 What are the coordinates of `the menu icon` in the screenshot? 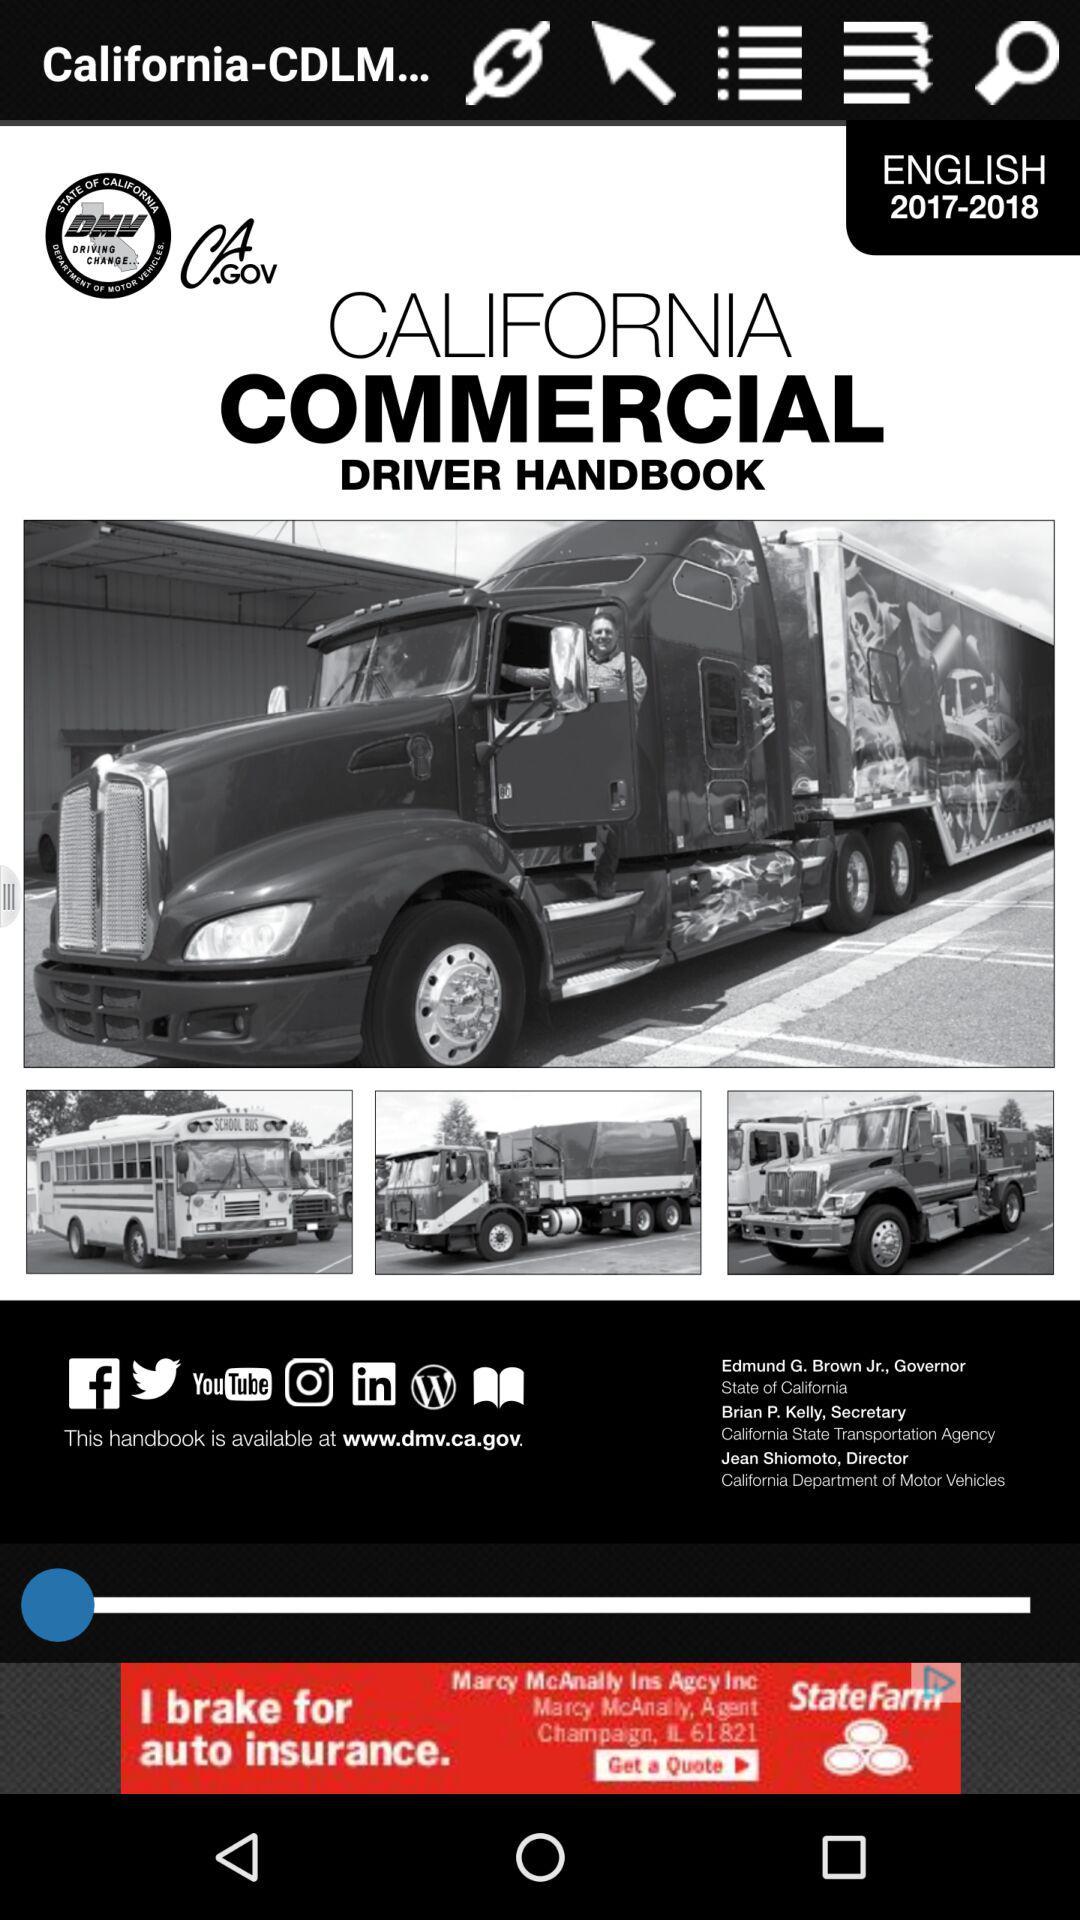 It's located at (887, 67).